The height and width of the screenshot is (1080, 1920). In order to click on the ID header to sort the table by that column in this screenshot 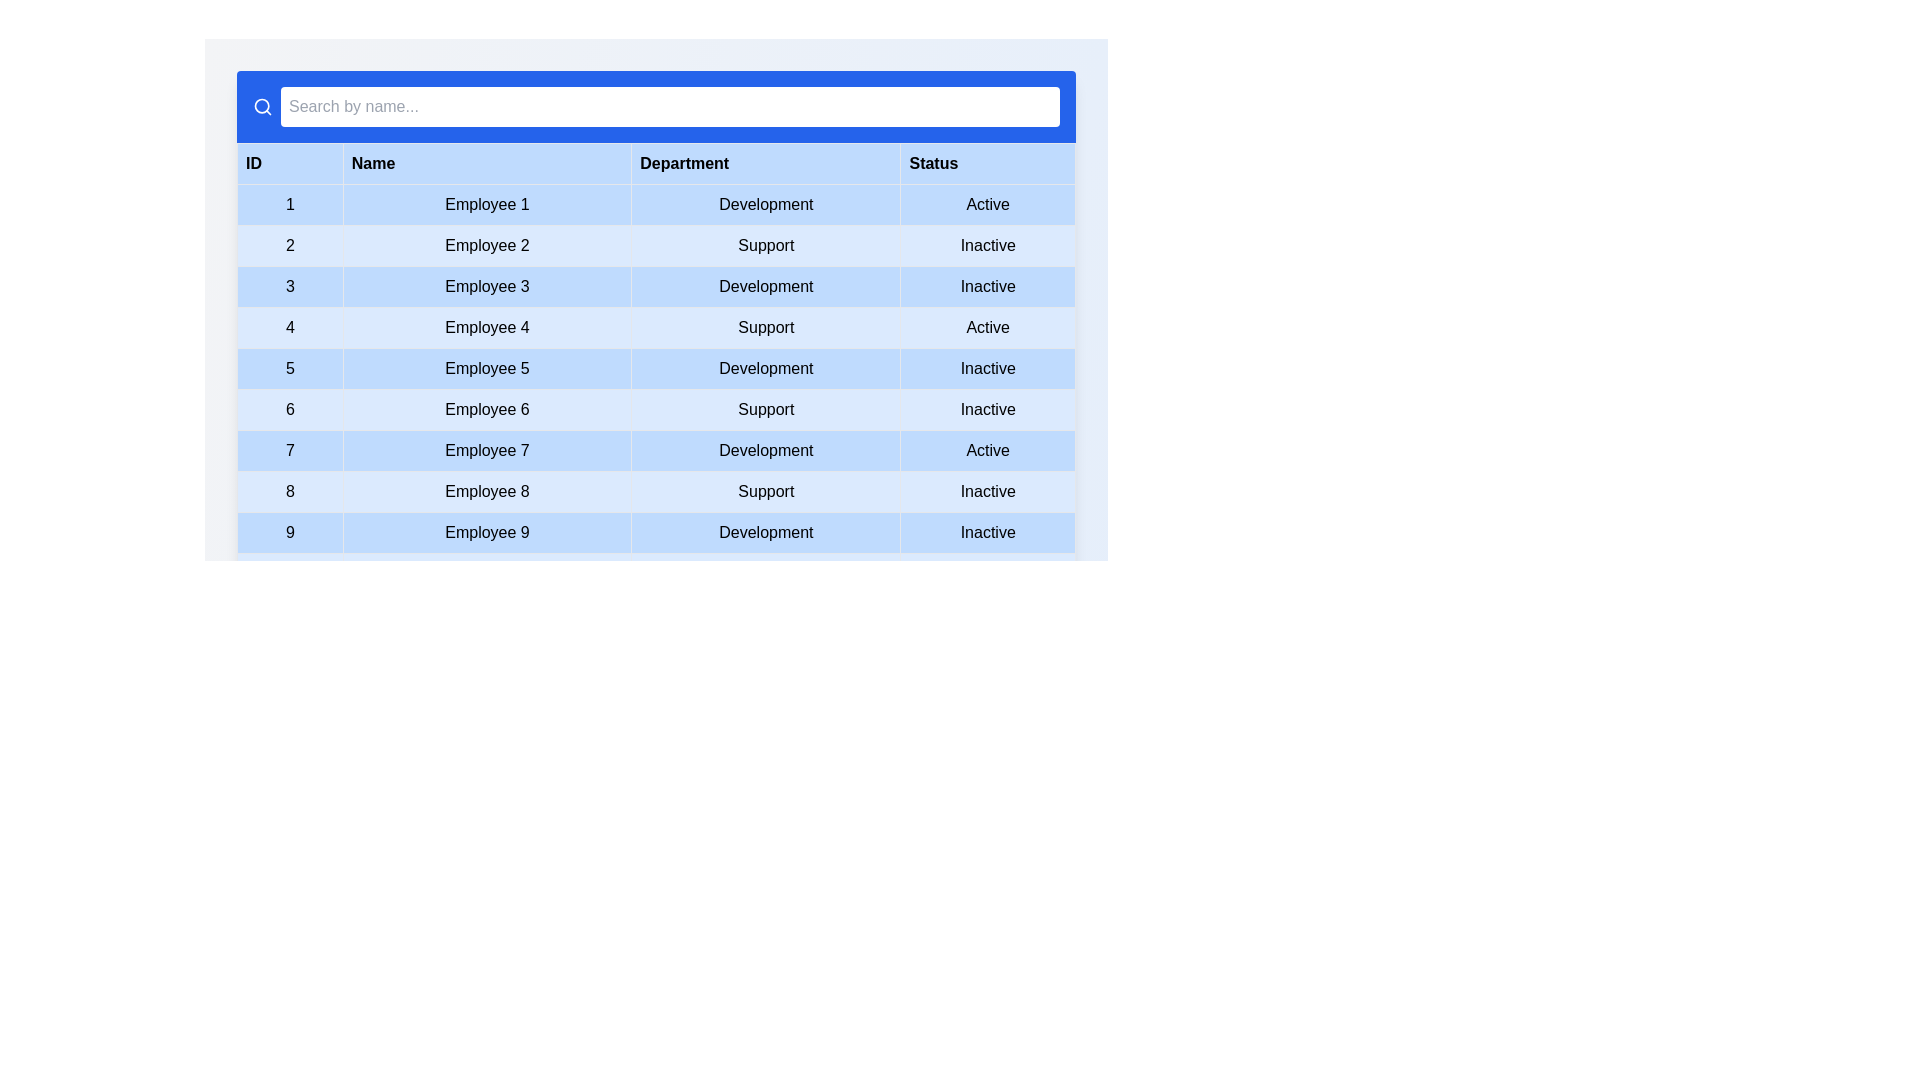, I will do `click(288, 163)`.